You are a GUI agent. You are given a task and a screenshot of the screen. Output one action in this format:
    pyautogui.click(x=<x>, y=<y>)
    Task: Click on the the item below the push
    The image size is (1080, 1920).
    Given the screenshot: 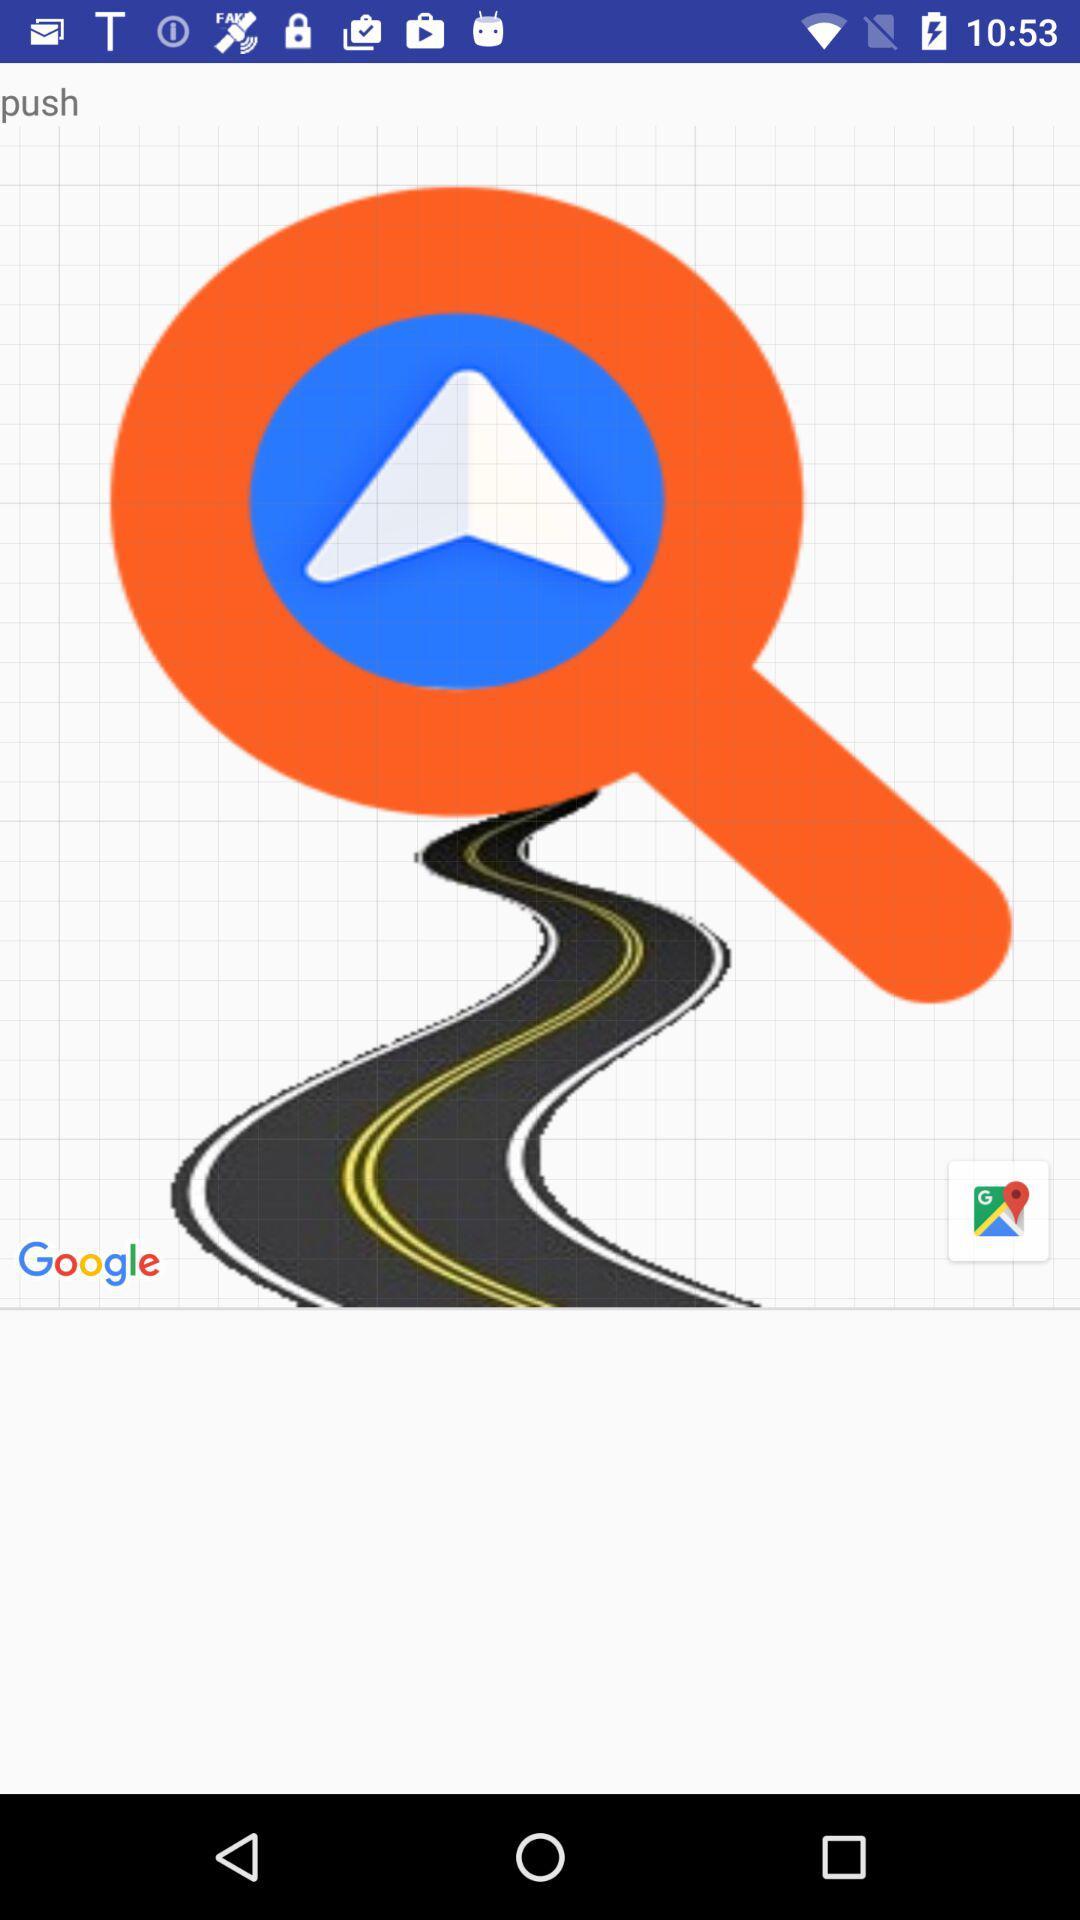 What is the action you would take?
    pyautogui.click(x=998, y=1211)
    